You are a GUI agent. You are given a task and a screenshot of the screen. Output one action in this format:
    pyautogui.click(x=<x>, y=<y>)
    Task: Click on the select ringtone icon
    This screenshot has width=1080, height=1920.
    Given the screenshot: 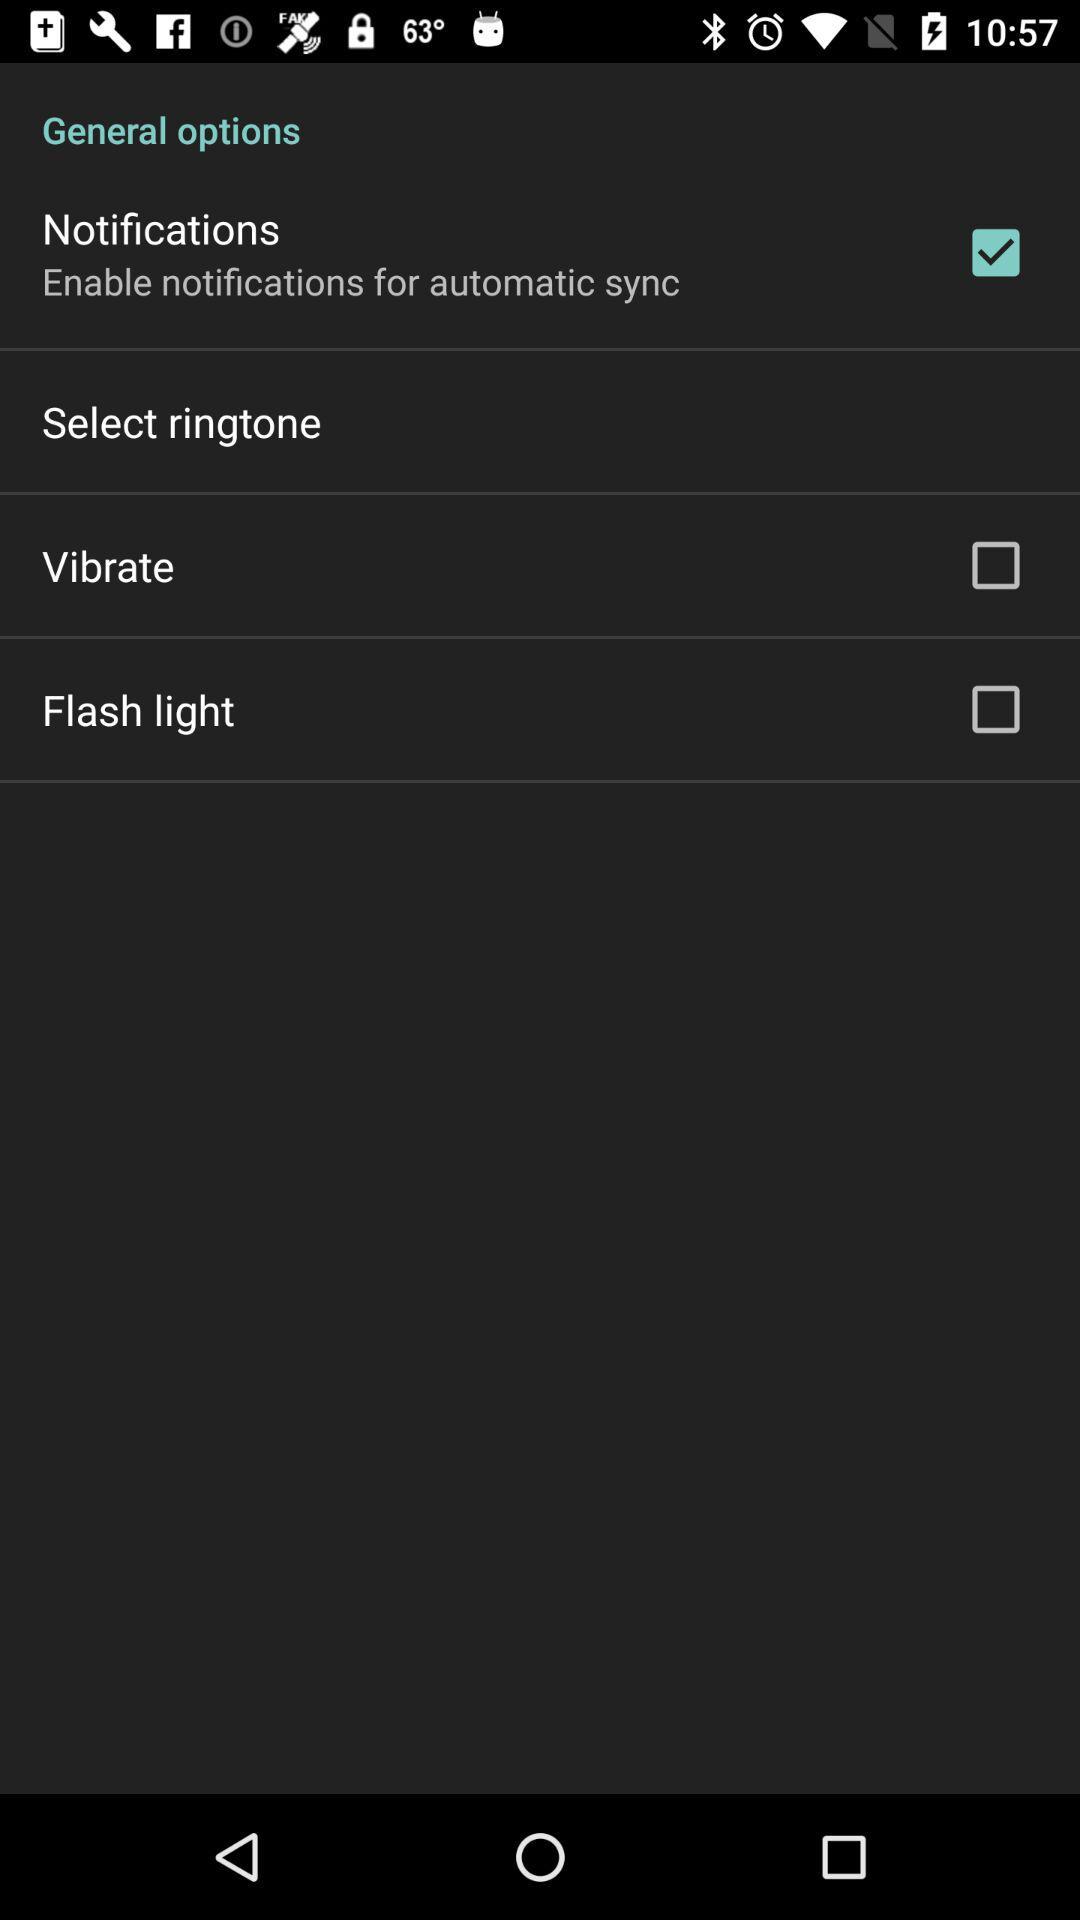 What is the action you would take?
    pyautogui.click(x=181, y=420)
    